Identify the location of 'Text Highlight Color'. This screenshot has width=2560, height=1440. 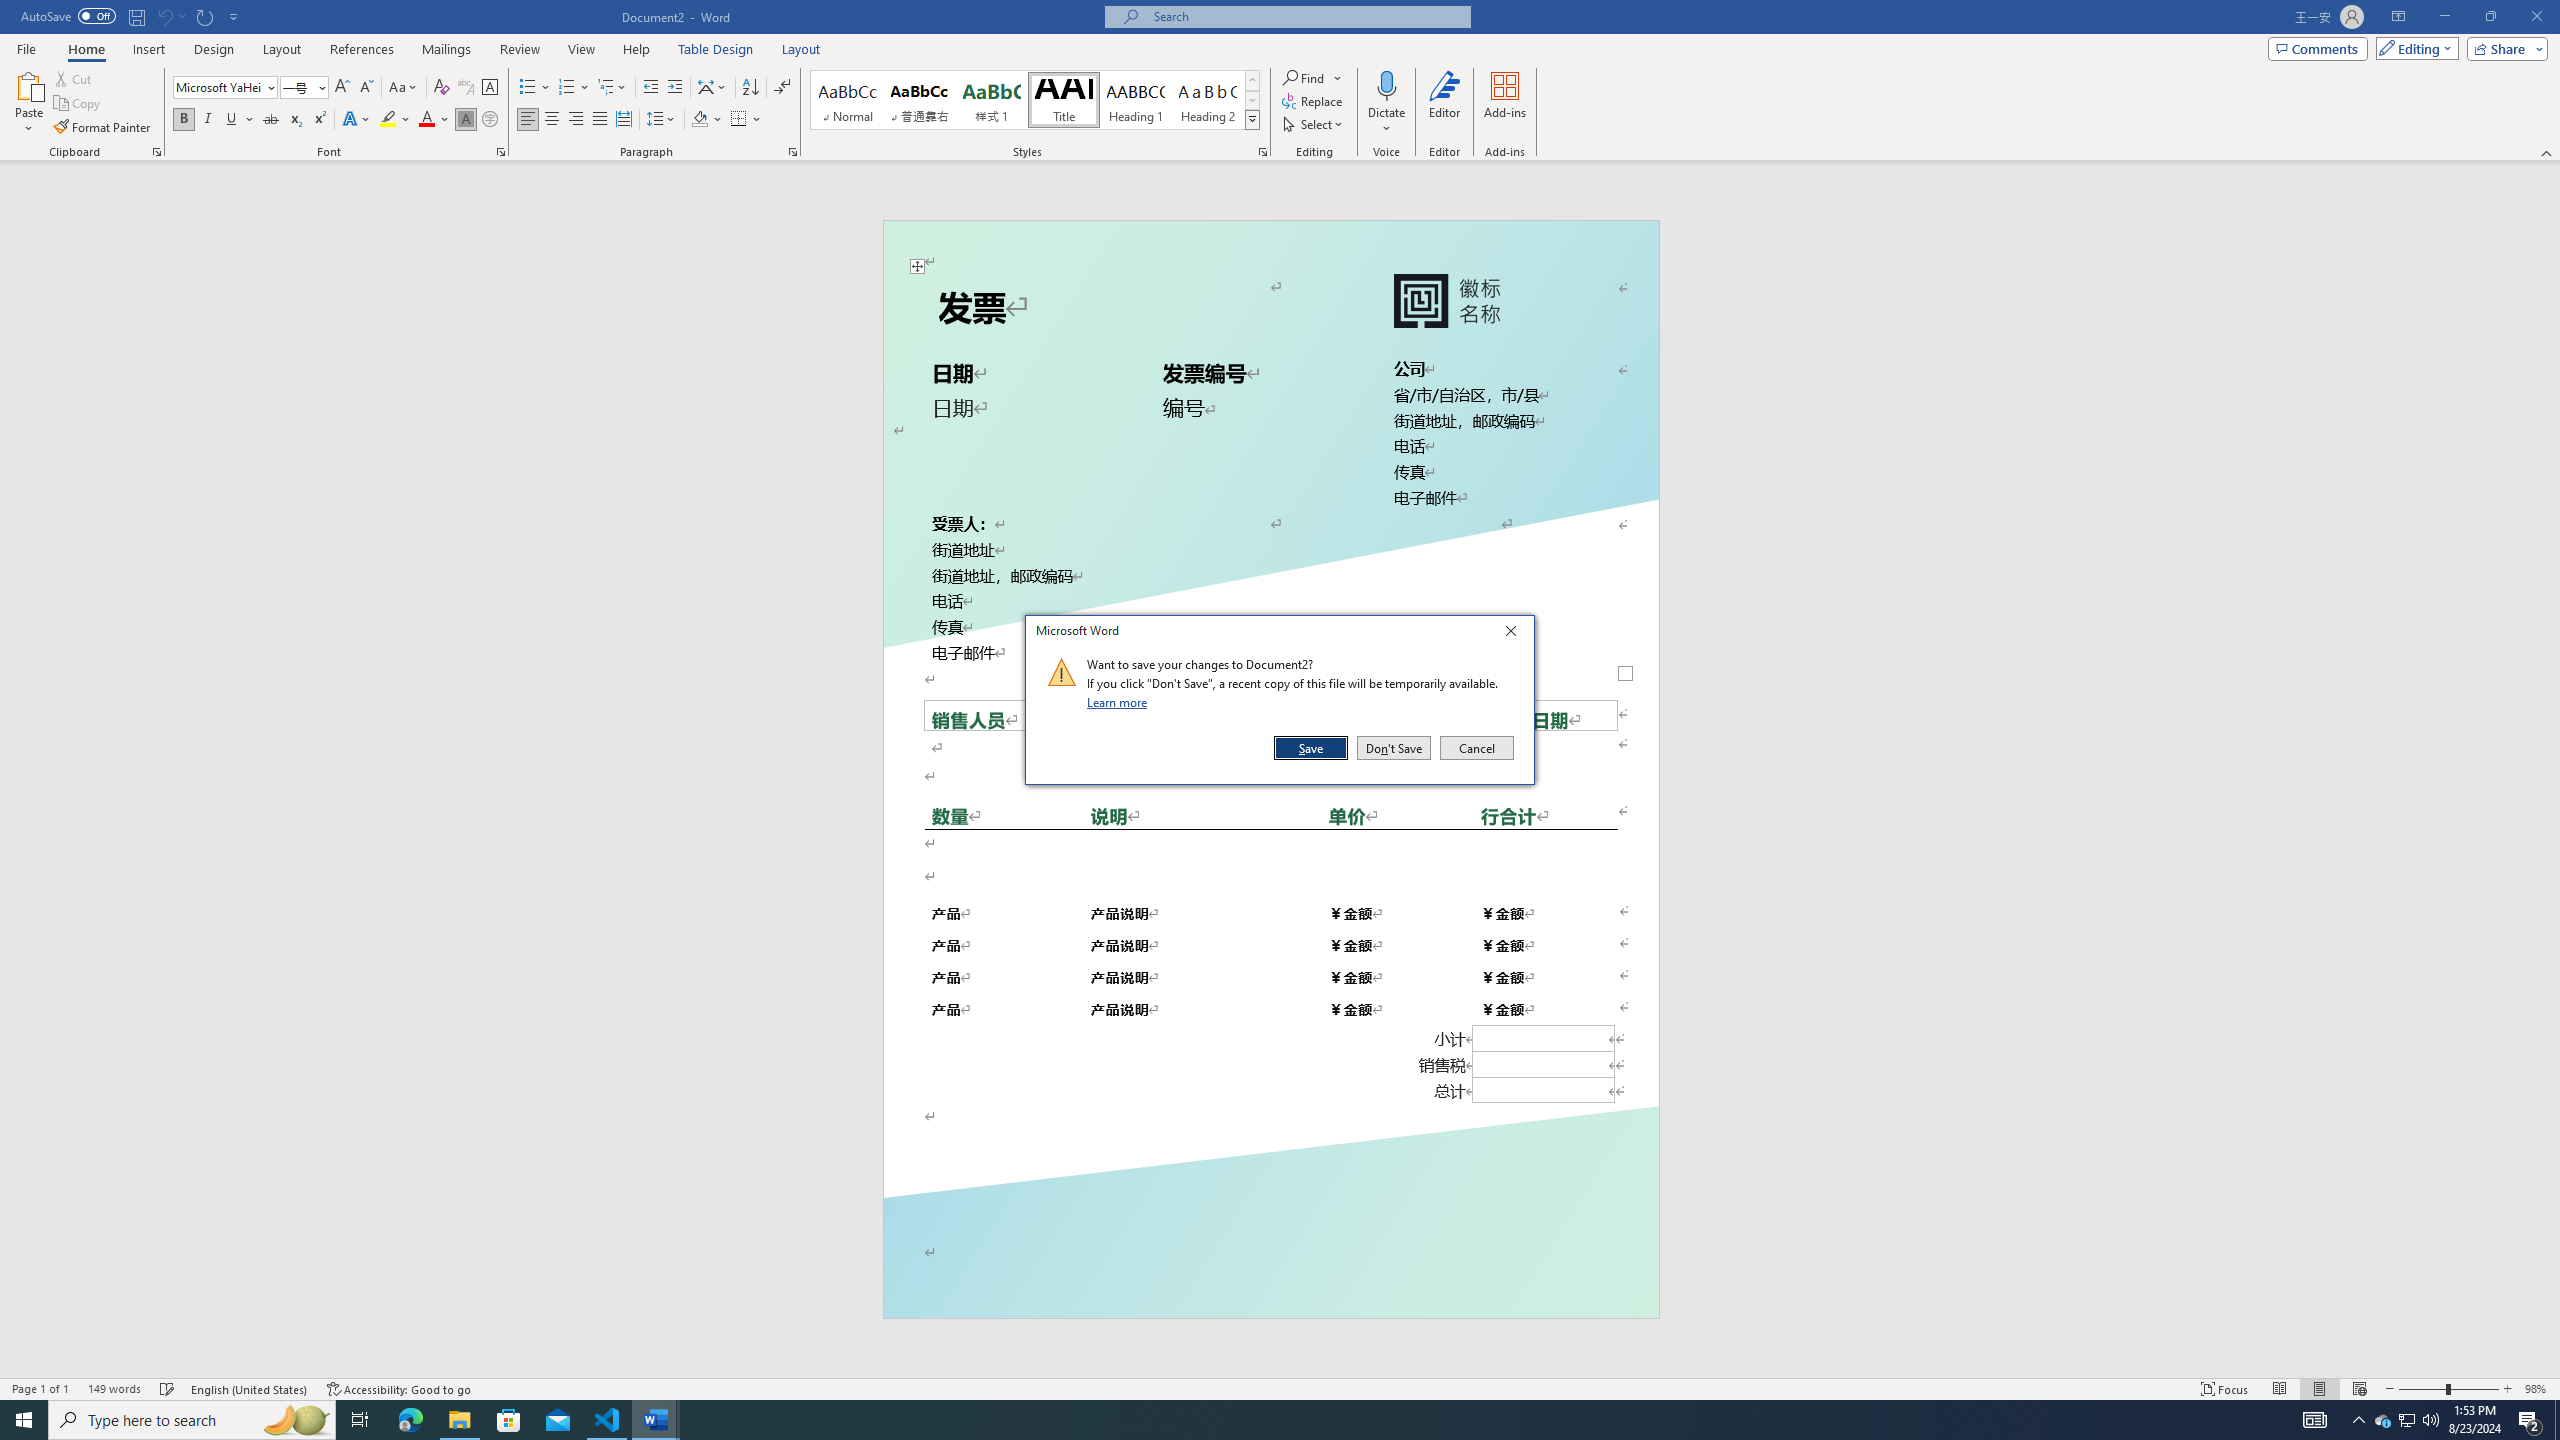
(395, 118).